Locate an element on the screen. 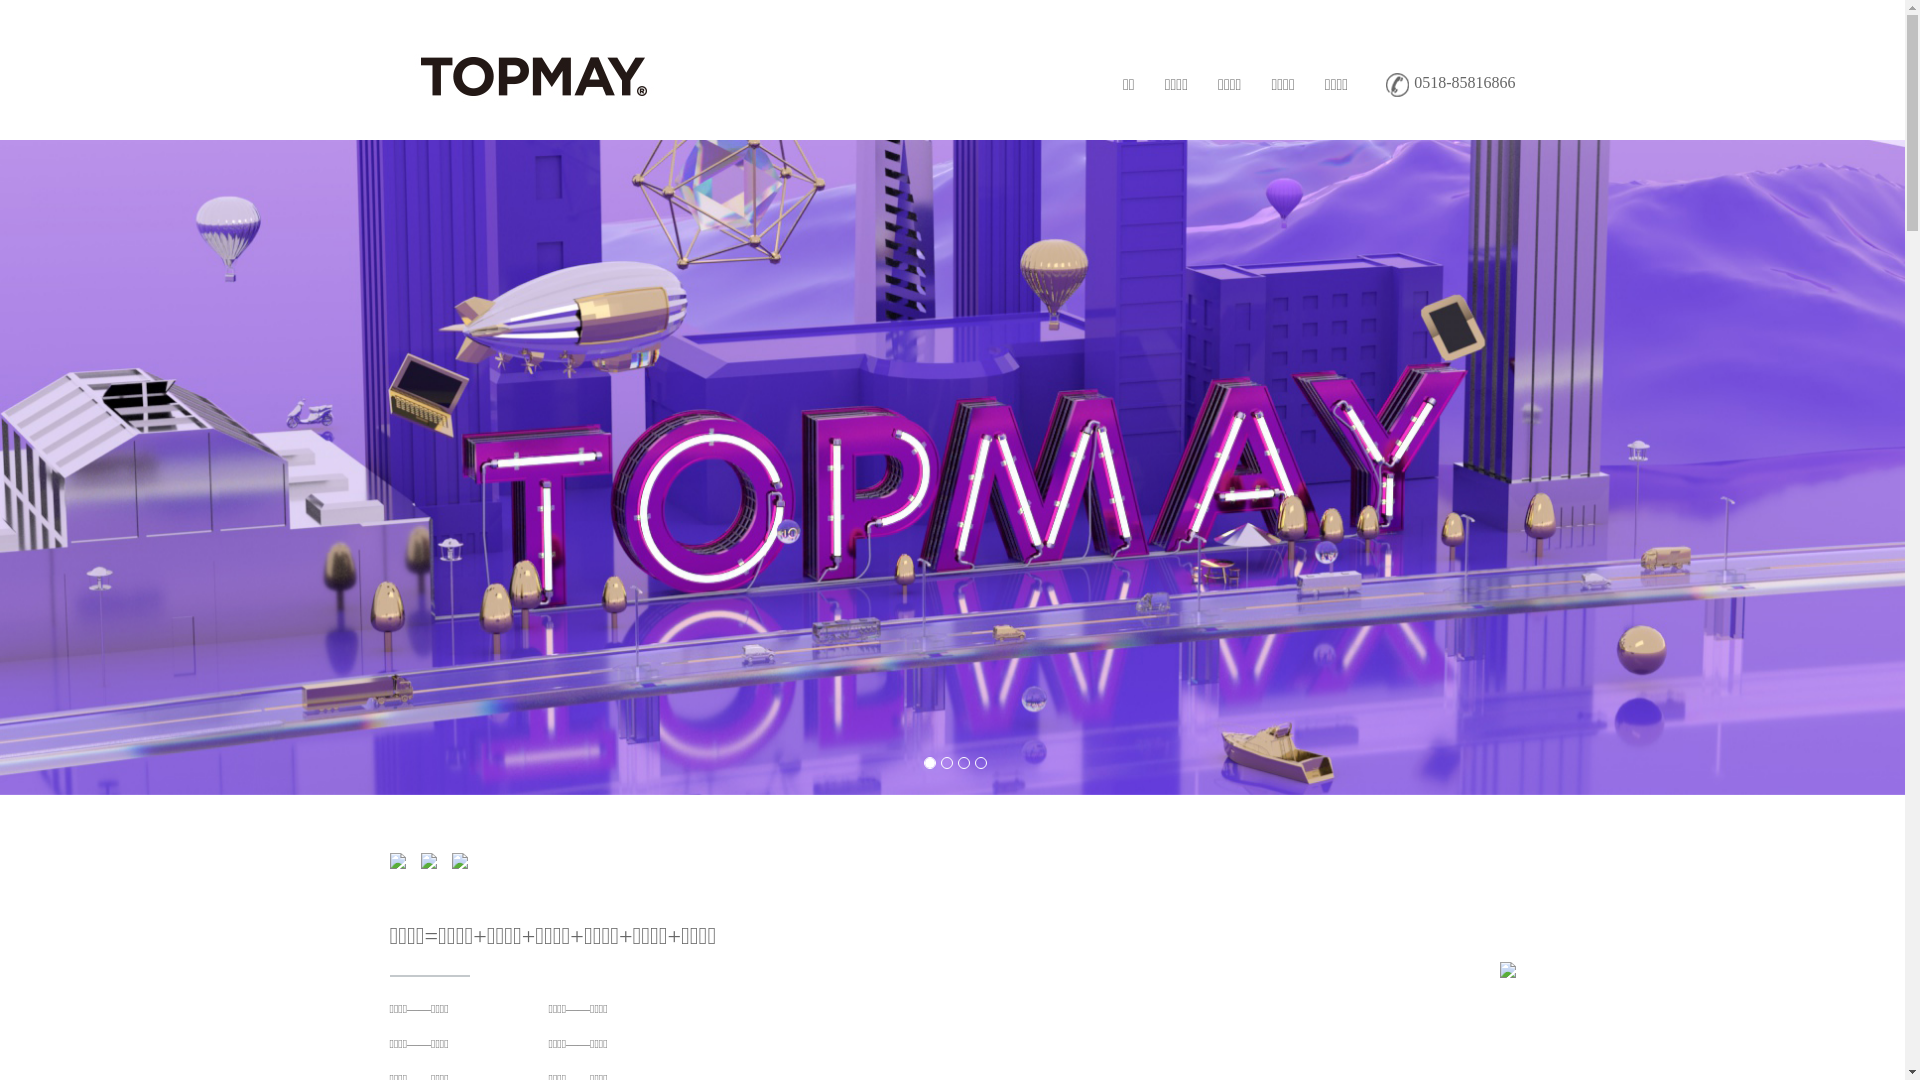  '4' is located at coordinates (980, 763).